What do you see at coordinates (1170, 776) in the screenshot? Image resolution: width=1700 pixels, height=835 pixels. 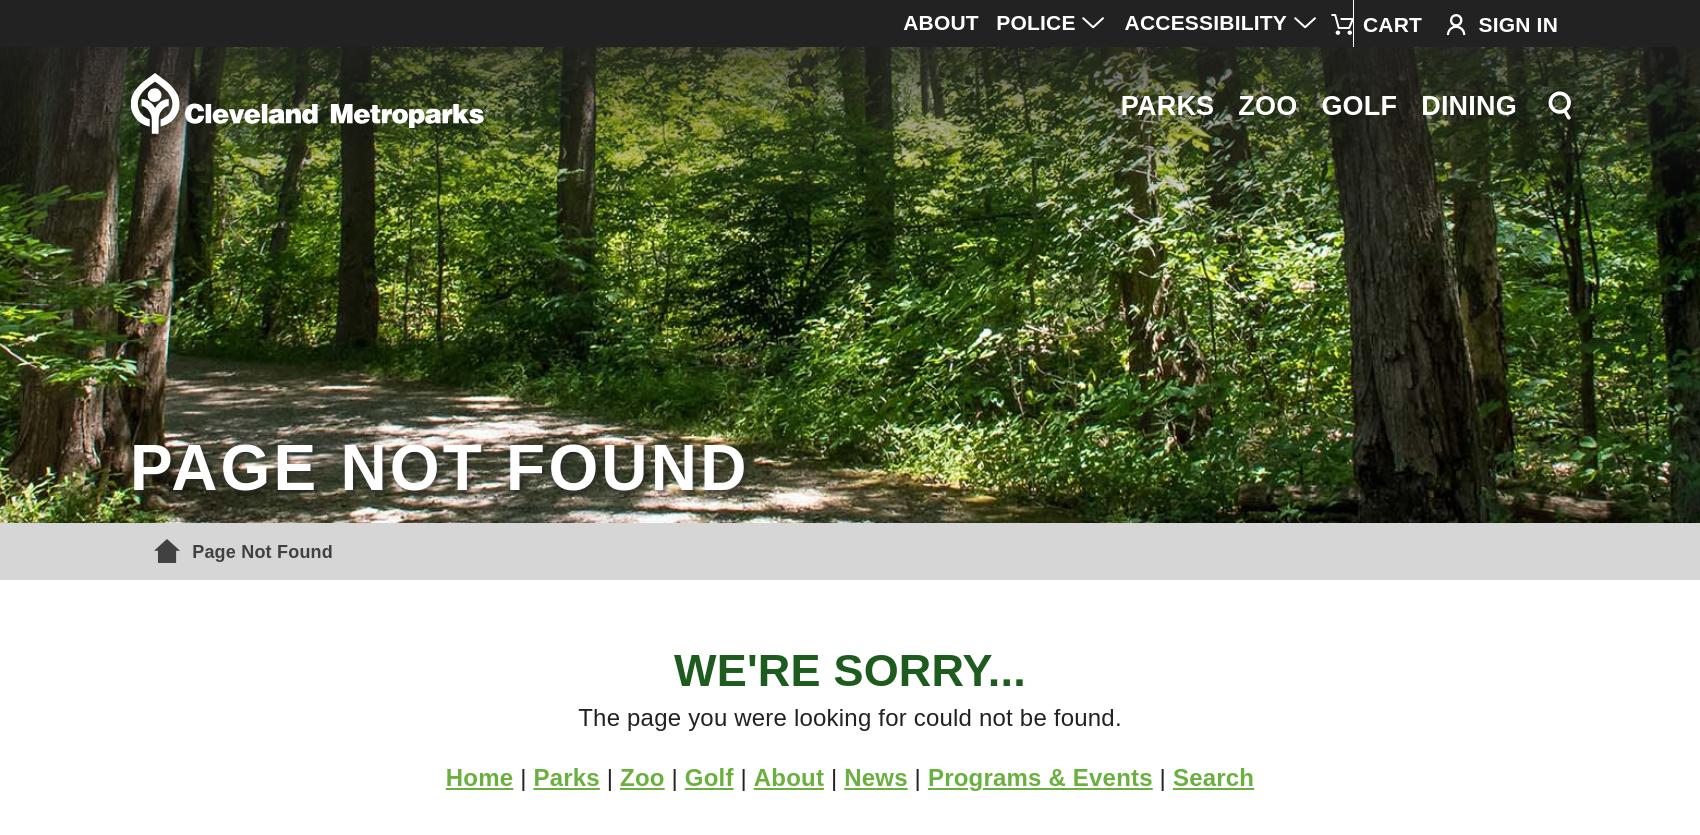 I see `'Search'` at bounding box center [1170, 776].